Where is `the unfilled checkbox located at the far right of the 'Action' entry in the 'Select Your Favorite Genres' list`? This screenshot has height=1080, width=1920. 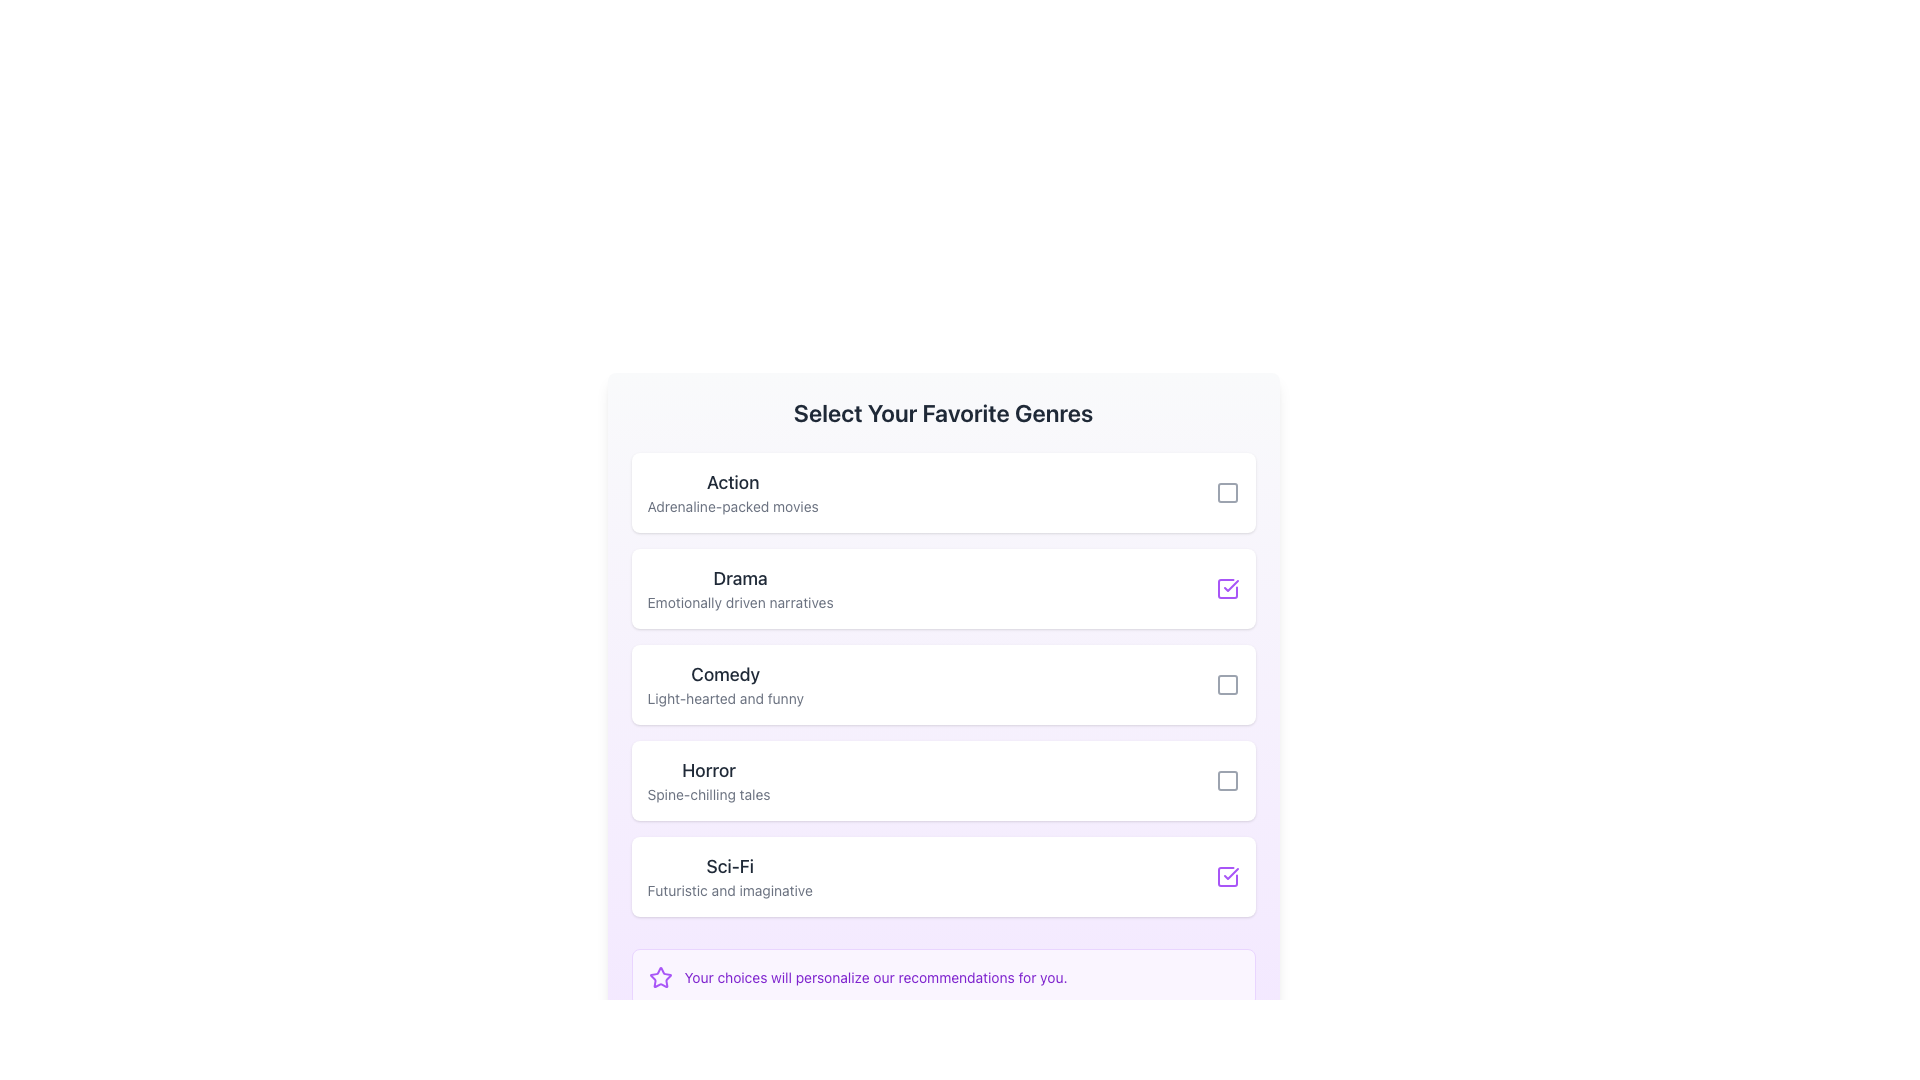
the unfilled checkbox located at the far right of the 'Action' entry in the 'Select Your Favorite Genres' list is located at coordinates (1226, 493).